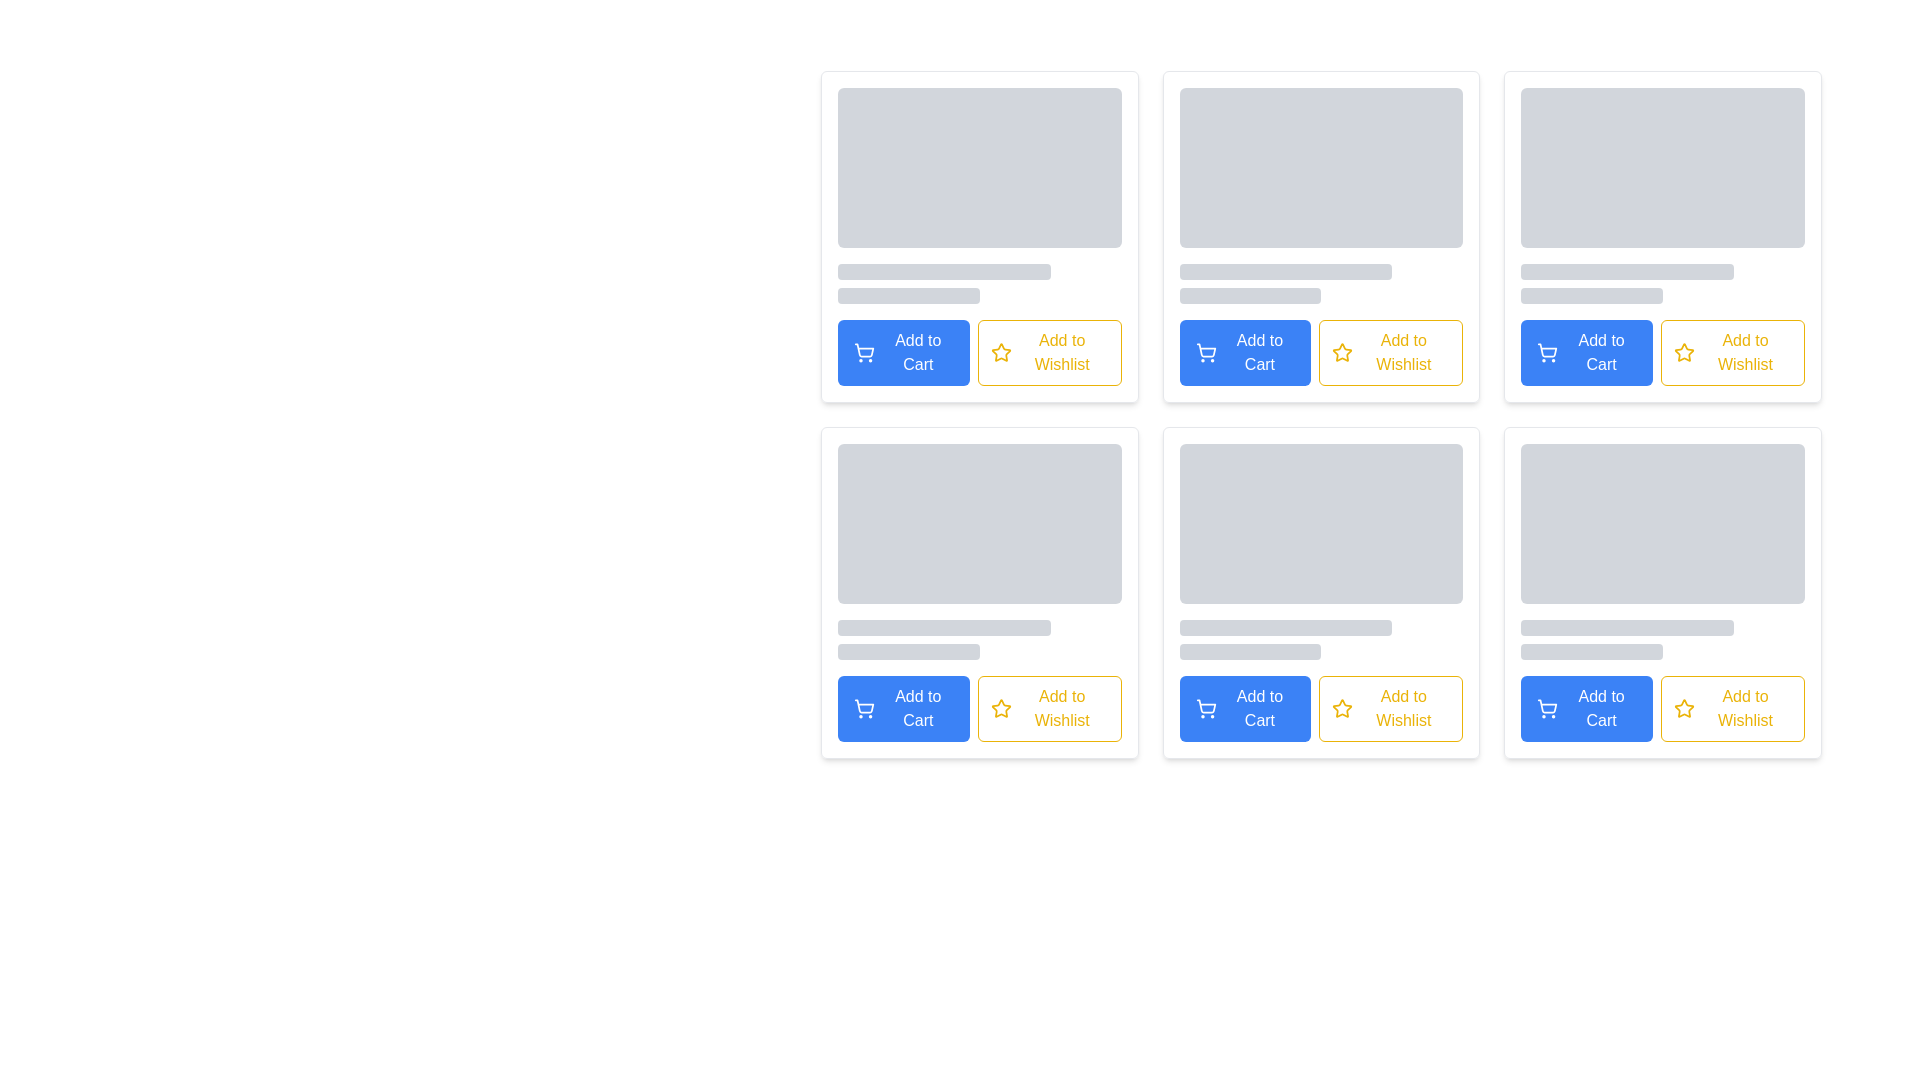 The image size is (1920, 1080). What do you see at coordinates (1586, 708) in the screenshot?
I see `the leftmost button in the card layout to initiate adding the item to the shopping cart` at bounding box center [1586, 708].